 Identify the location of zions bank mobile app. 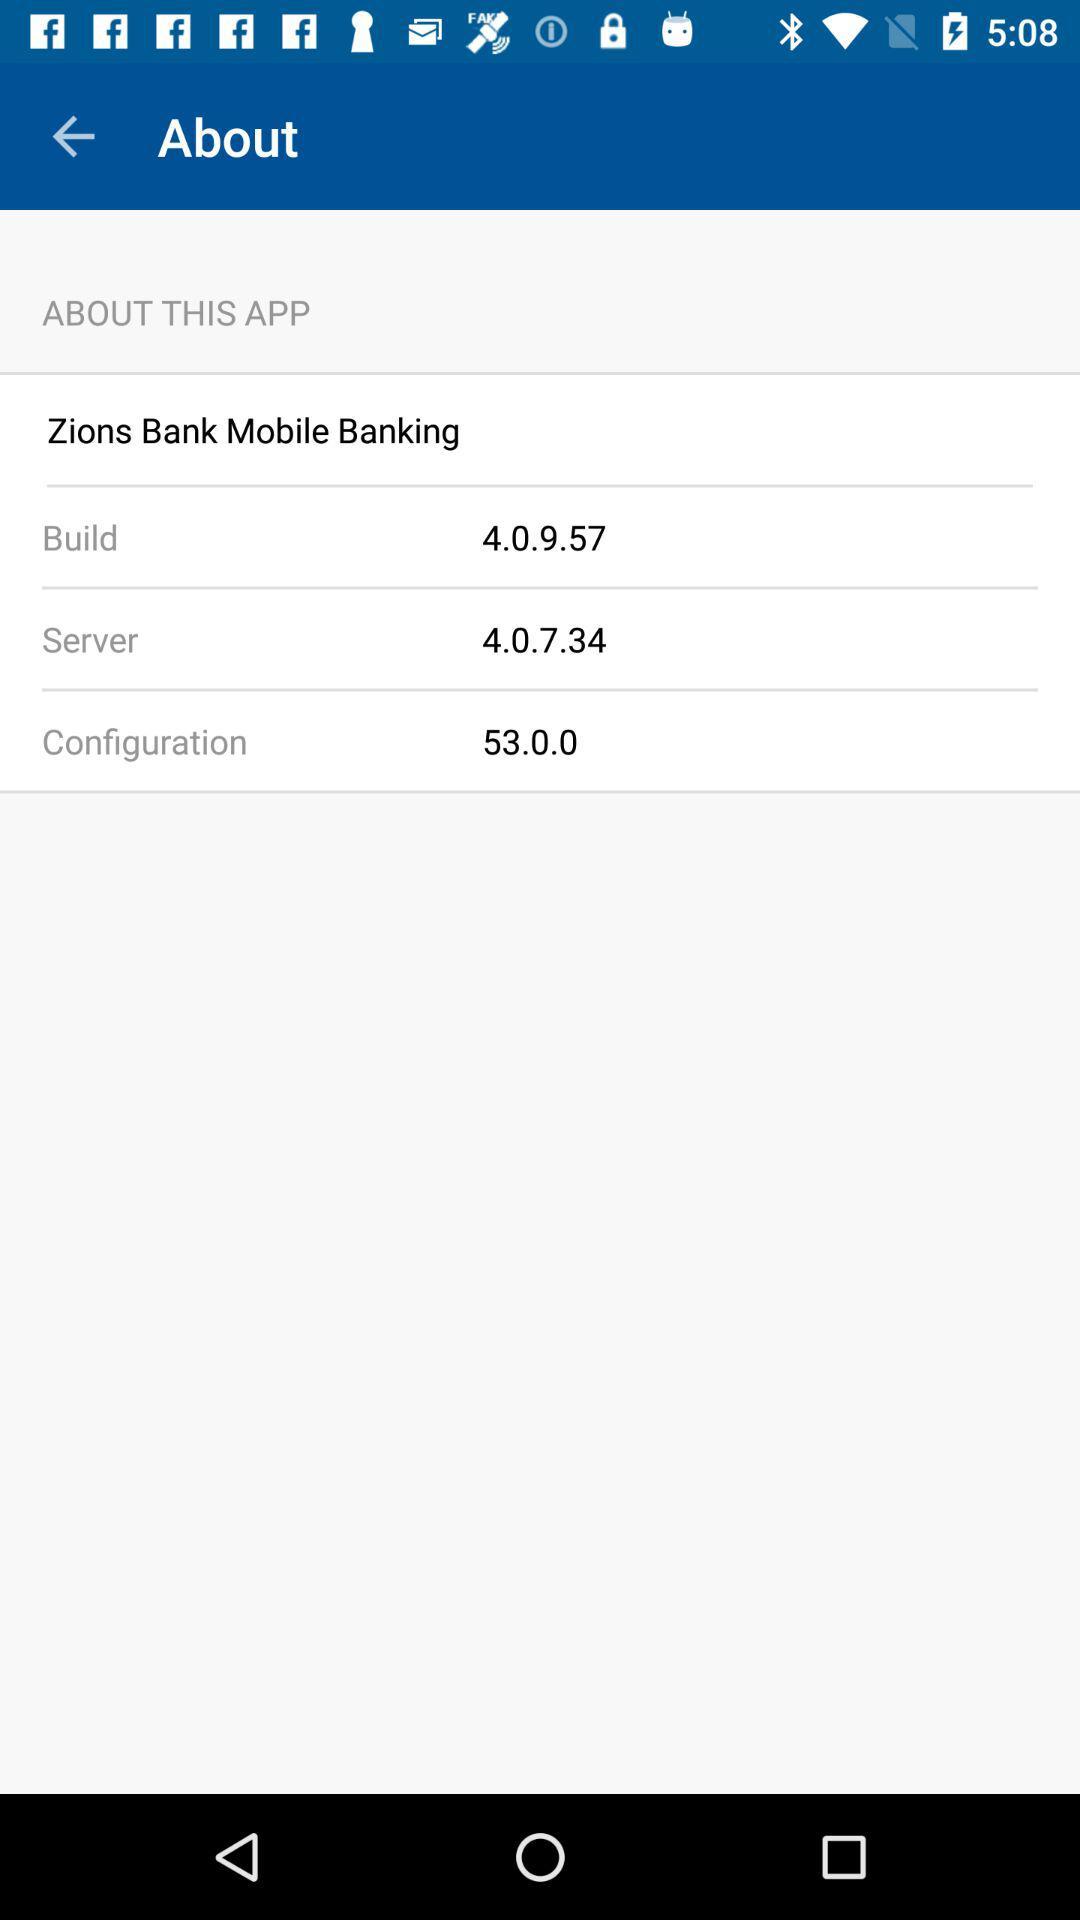
(540, 428).